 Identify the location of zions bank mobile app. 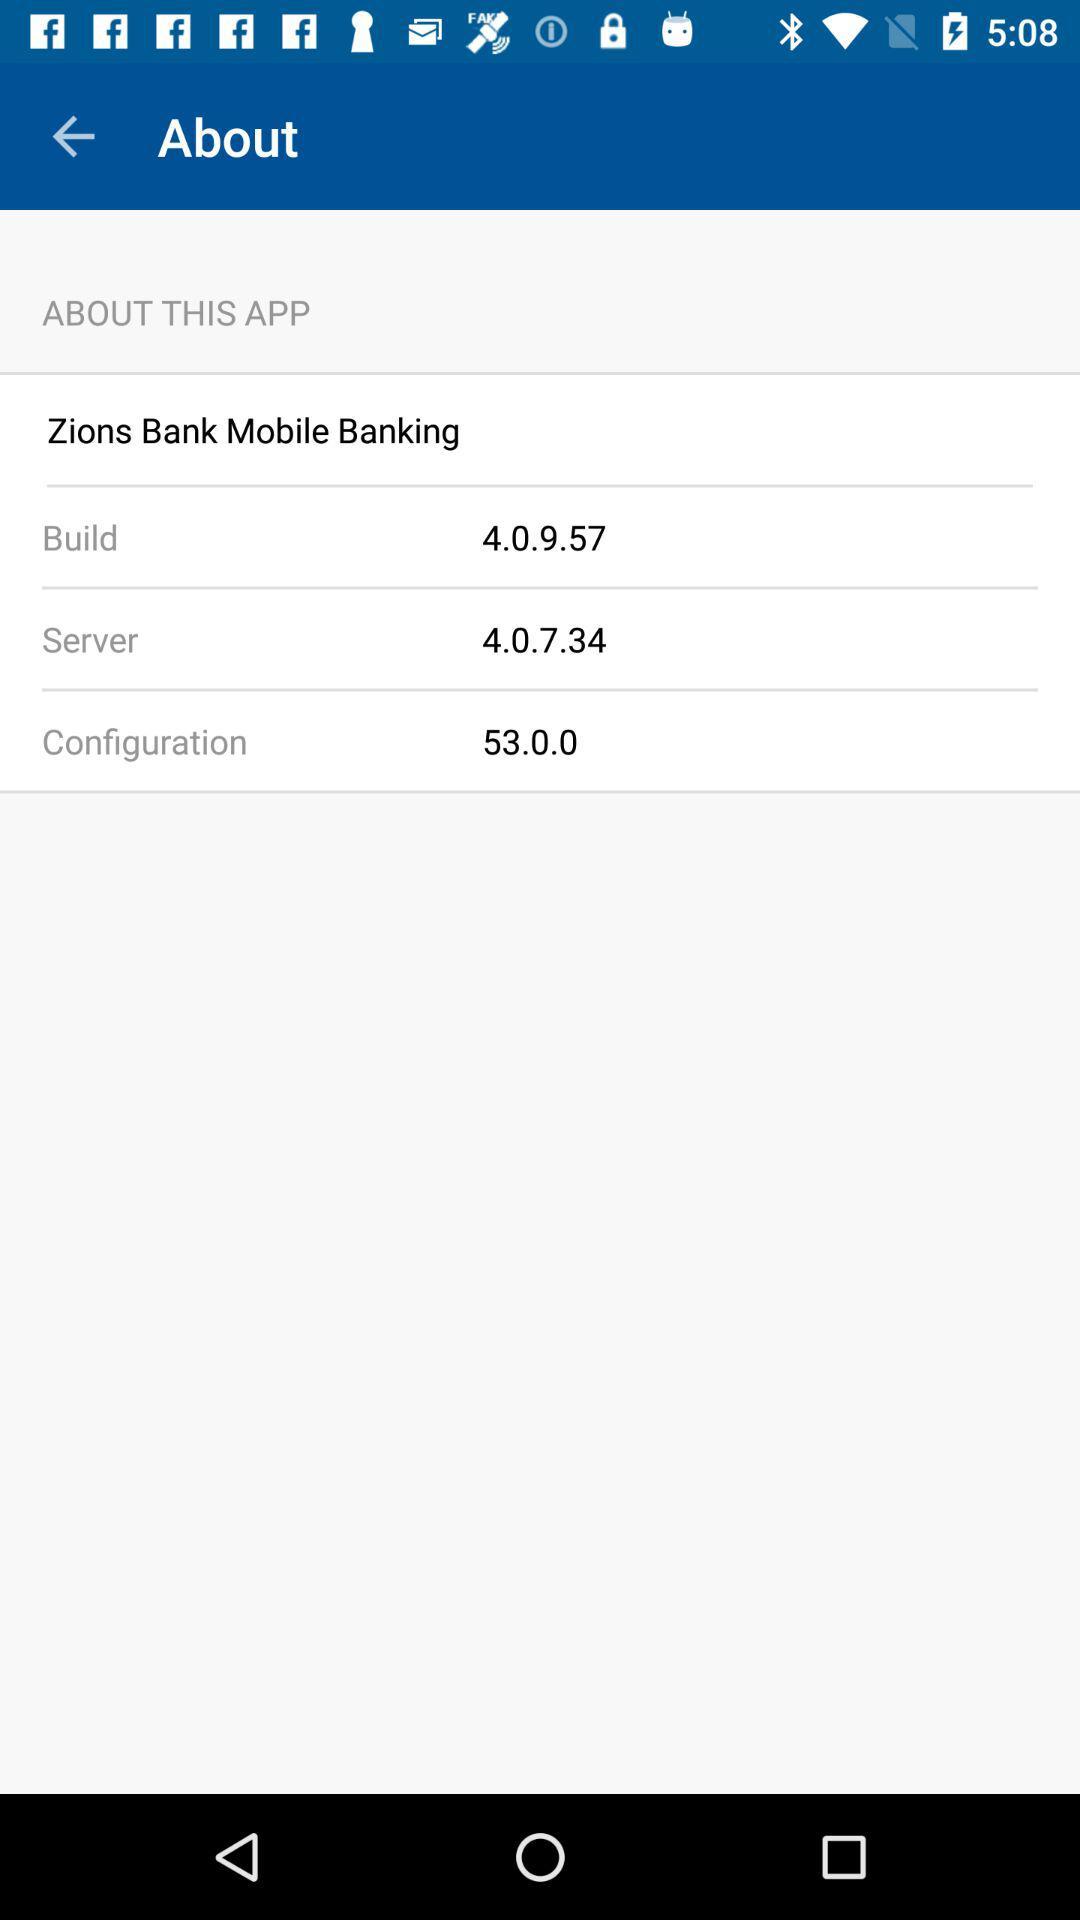
(540, 428).